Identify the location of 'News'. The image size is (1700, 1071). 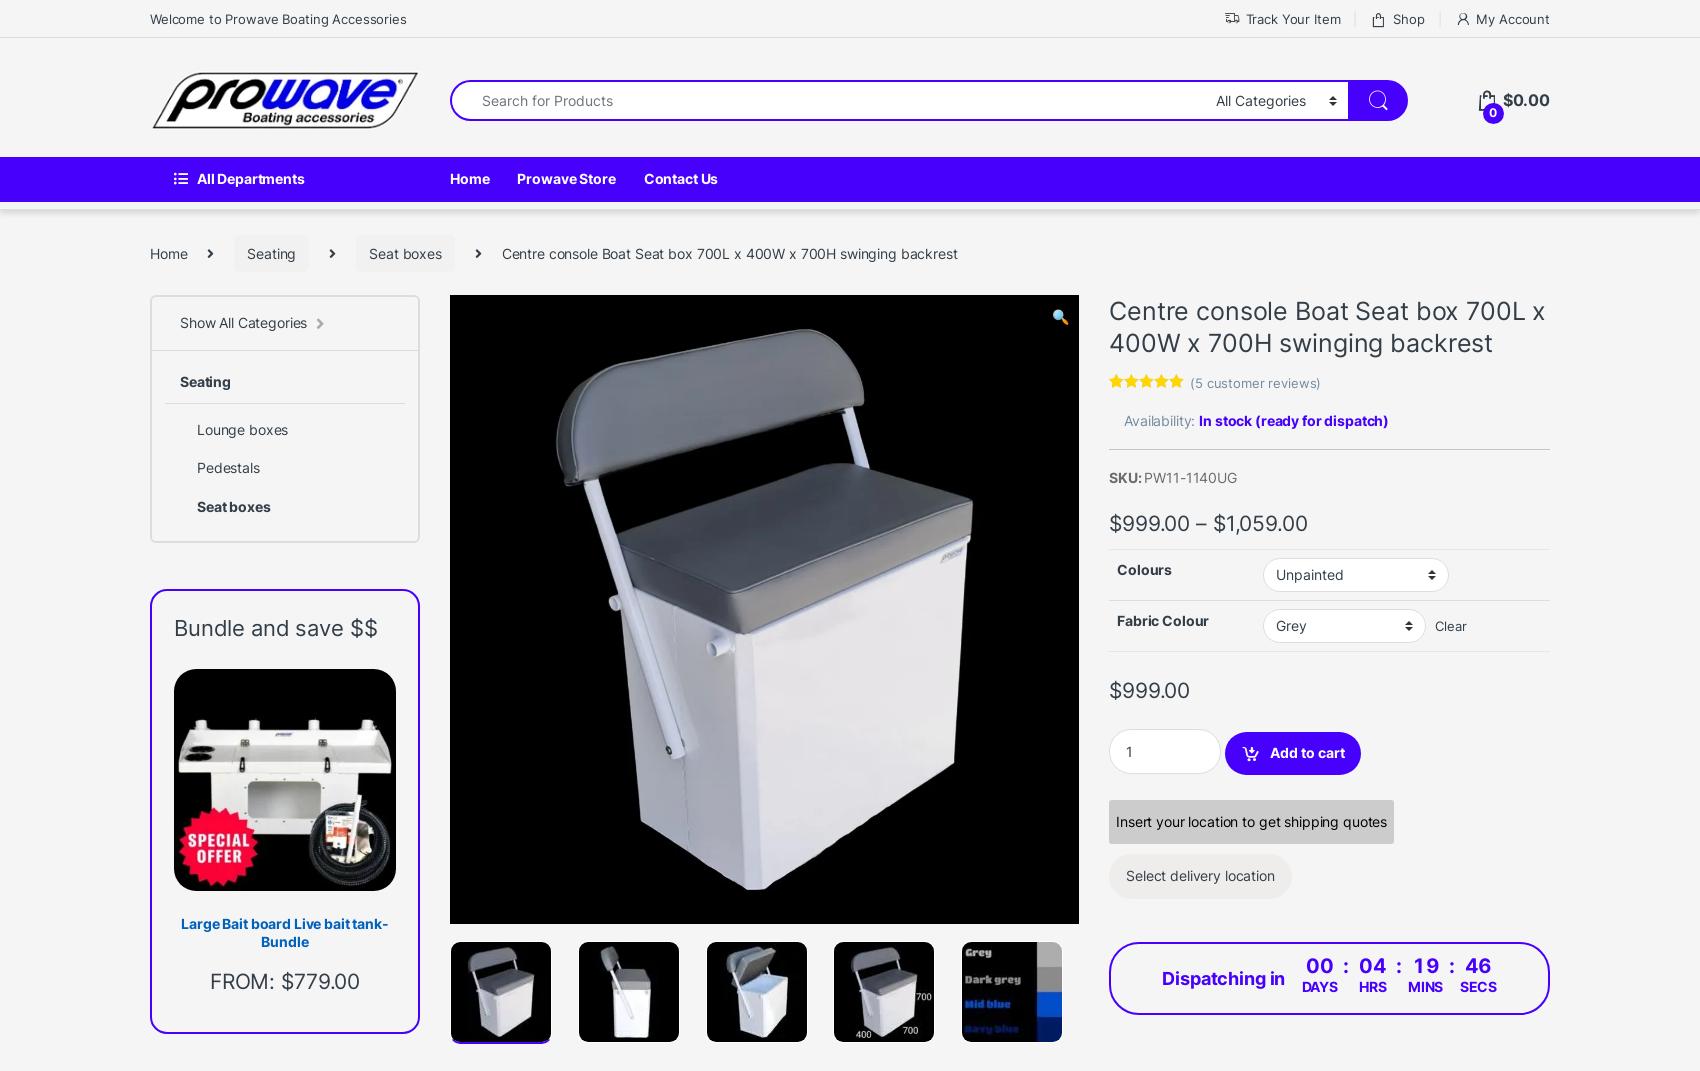
(1022, 1036).